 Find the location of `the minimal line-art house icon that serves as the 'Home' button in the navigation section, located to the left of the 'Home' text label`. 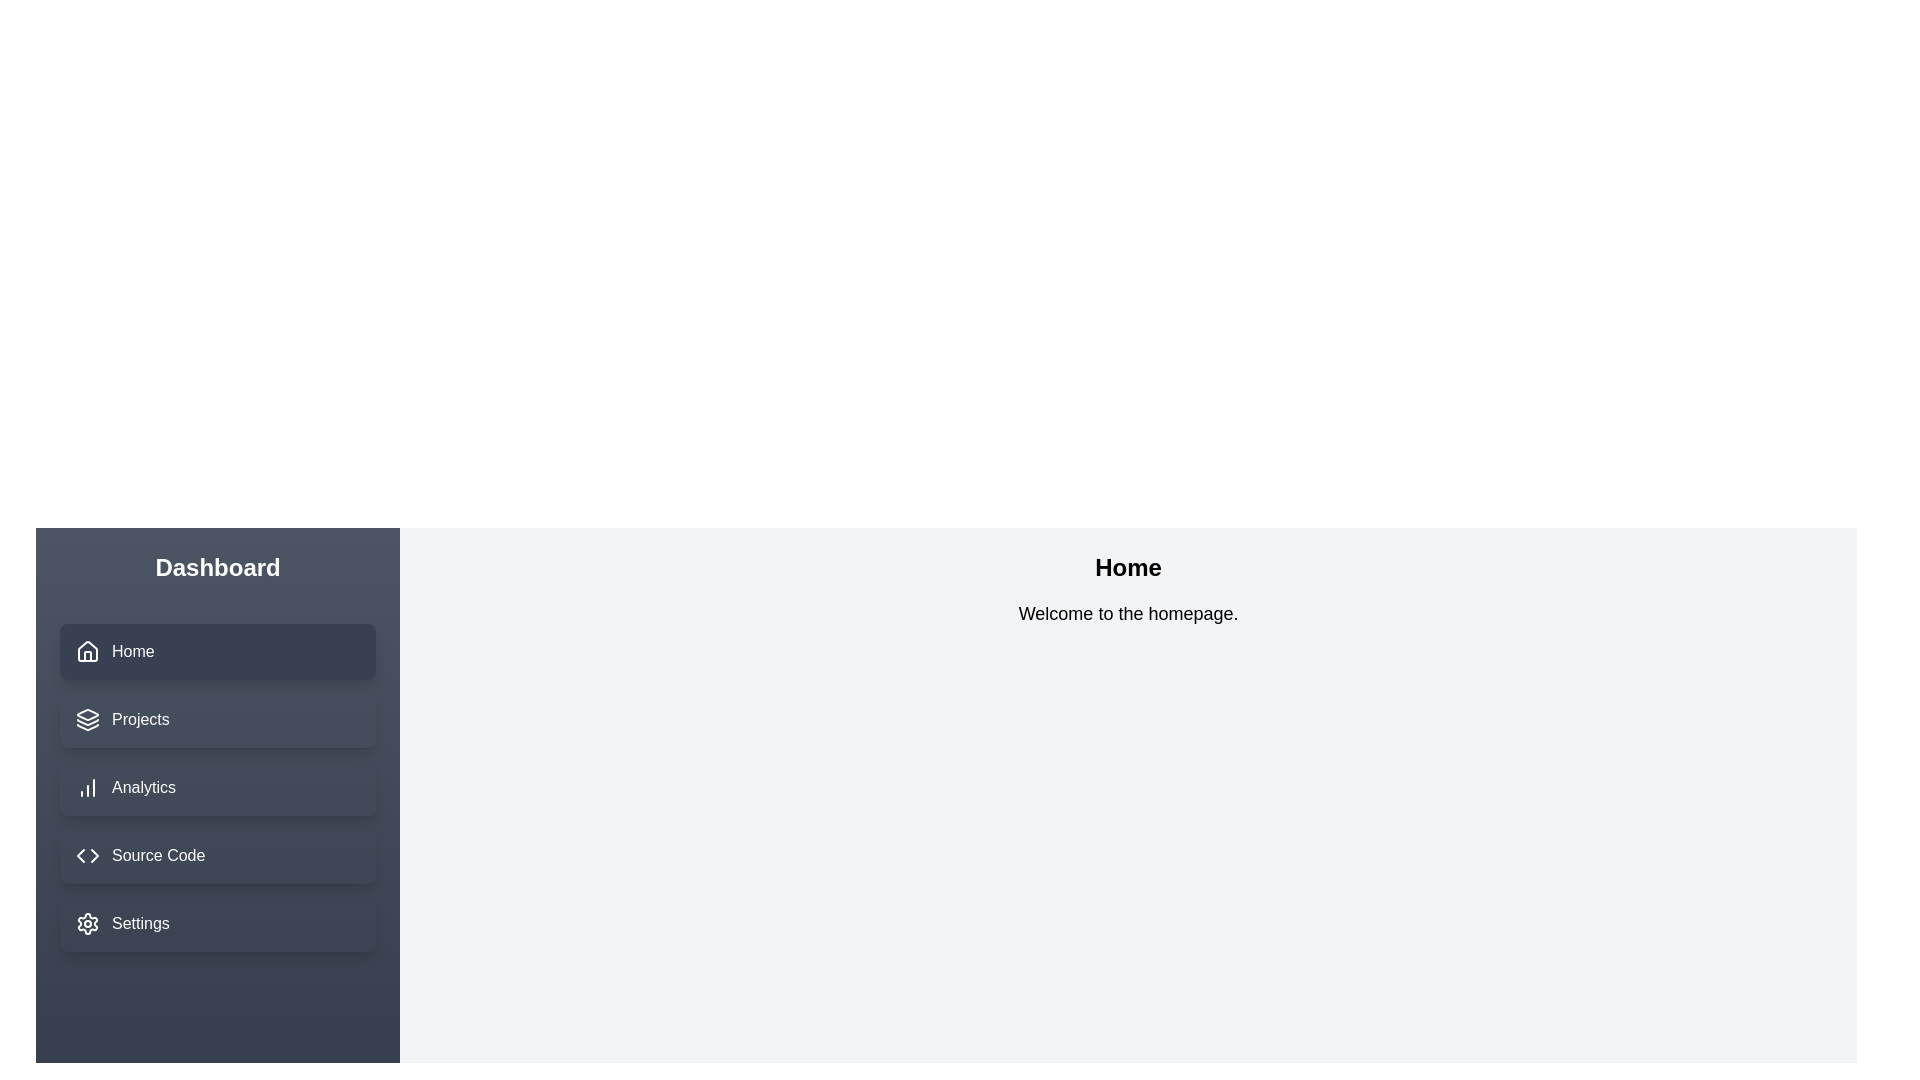

the minimal line-art house icon that serves as the 'Home' button in the navigation section, located to the left of the 'Home' text label is located at coordinates (86, 651).